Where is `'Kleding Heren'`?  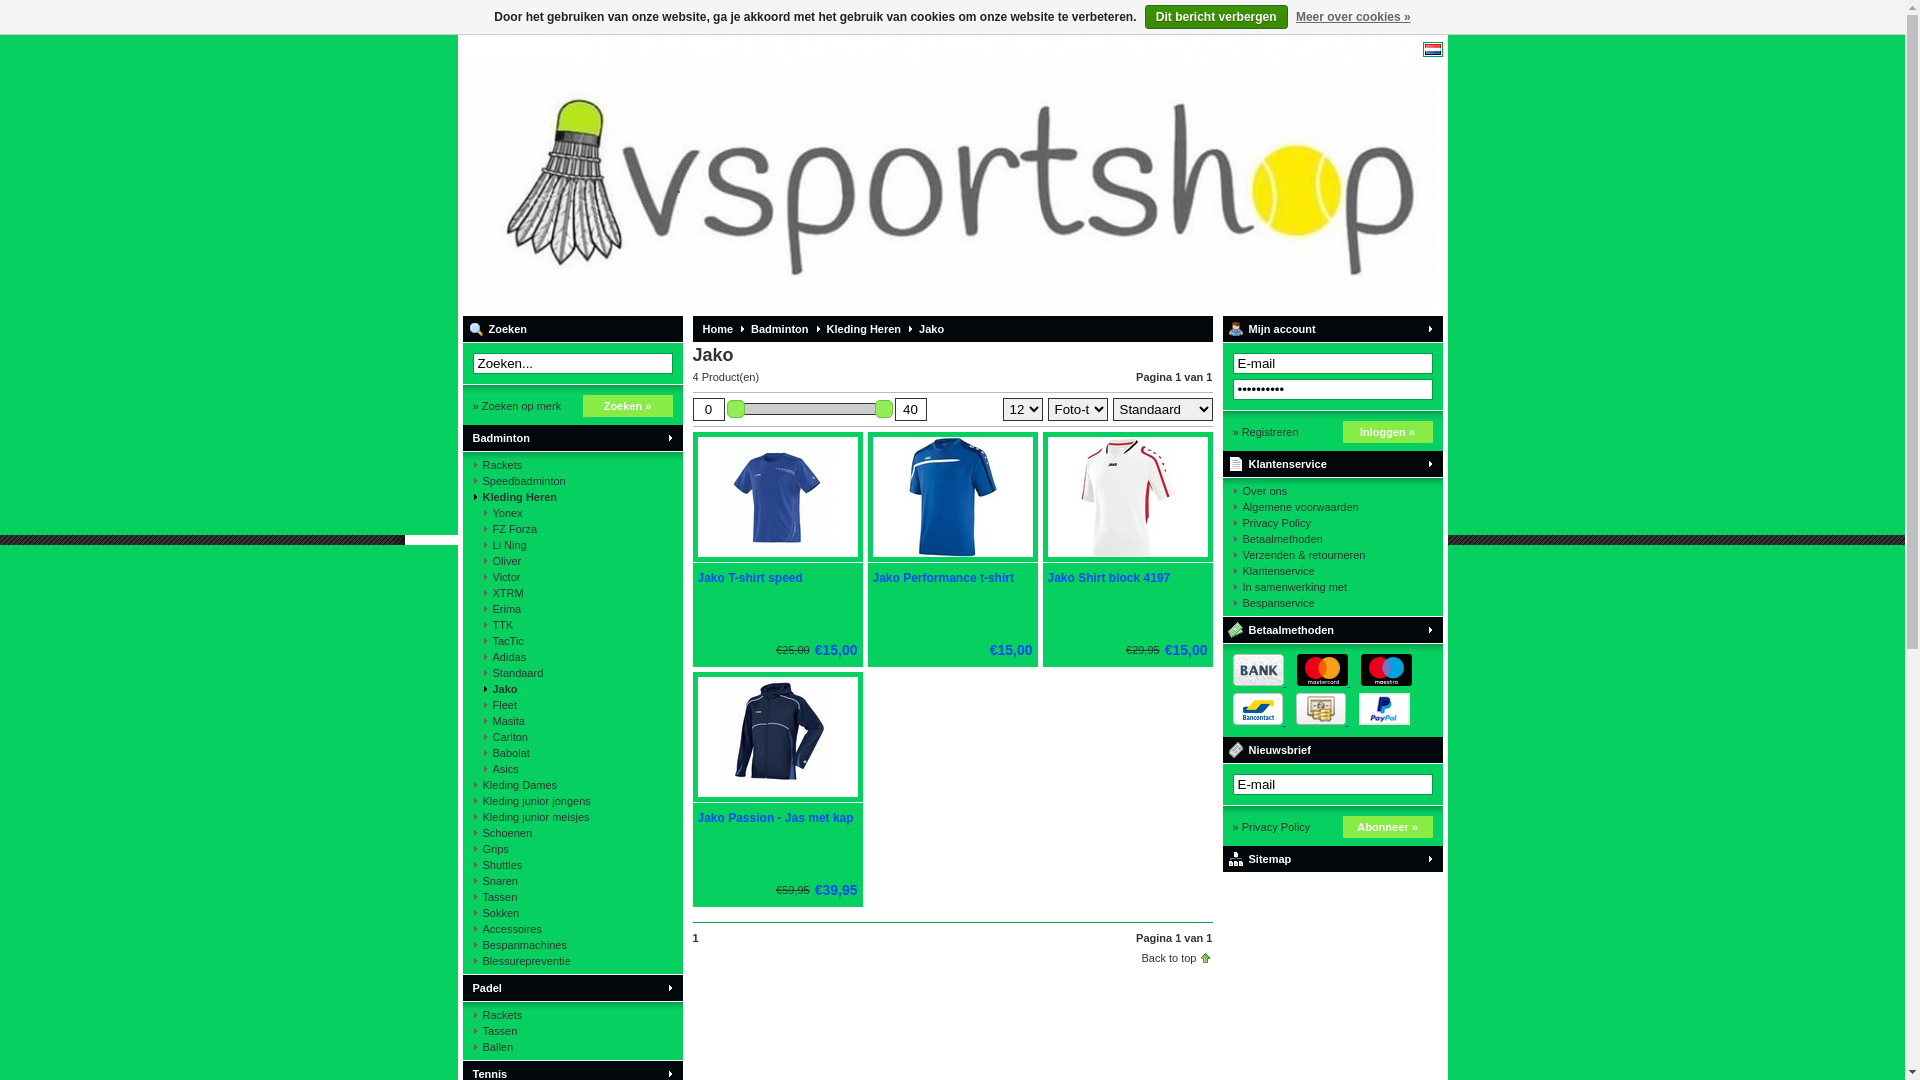
'Kleding Heren' is located at coordinates (570, 496).